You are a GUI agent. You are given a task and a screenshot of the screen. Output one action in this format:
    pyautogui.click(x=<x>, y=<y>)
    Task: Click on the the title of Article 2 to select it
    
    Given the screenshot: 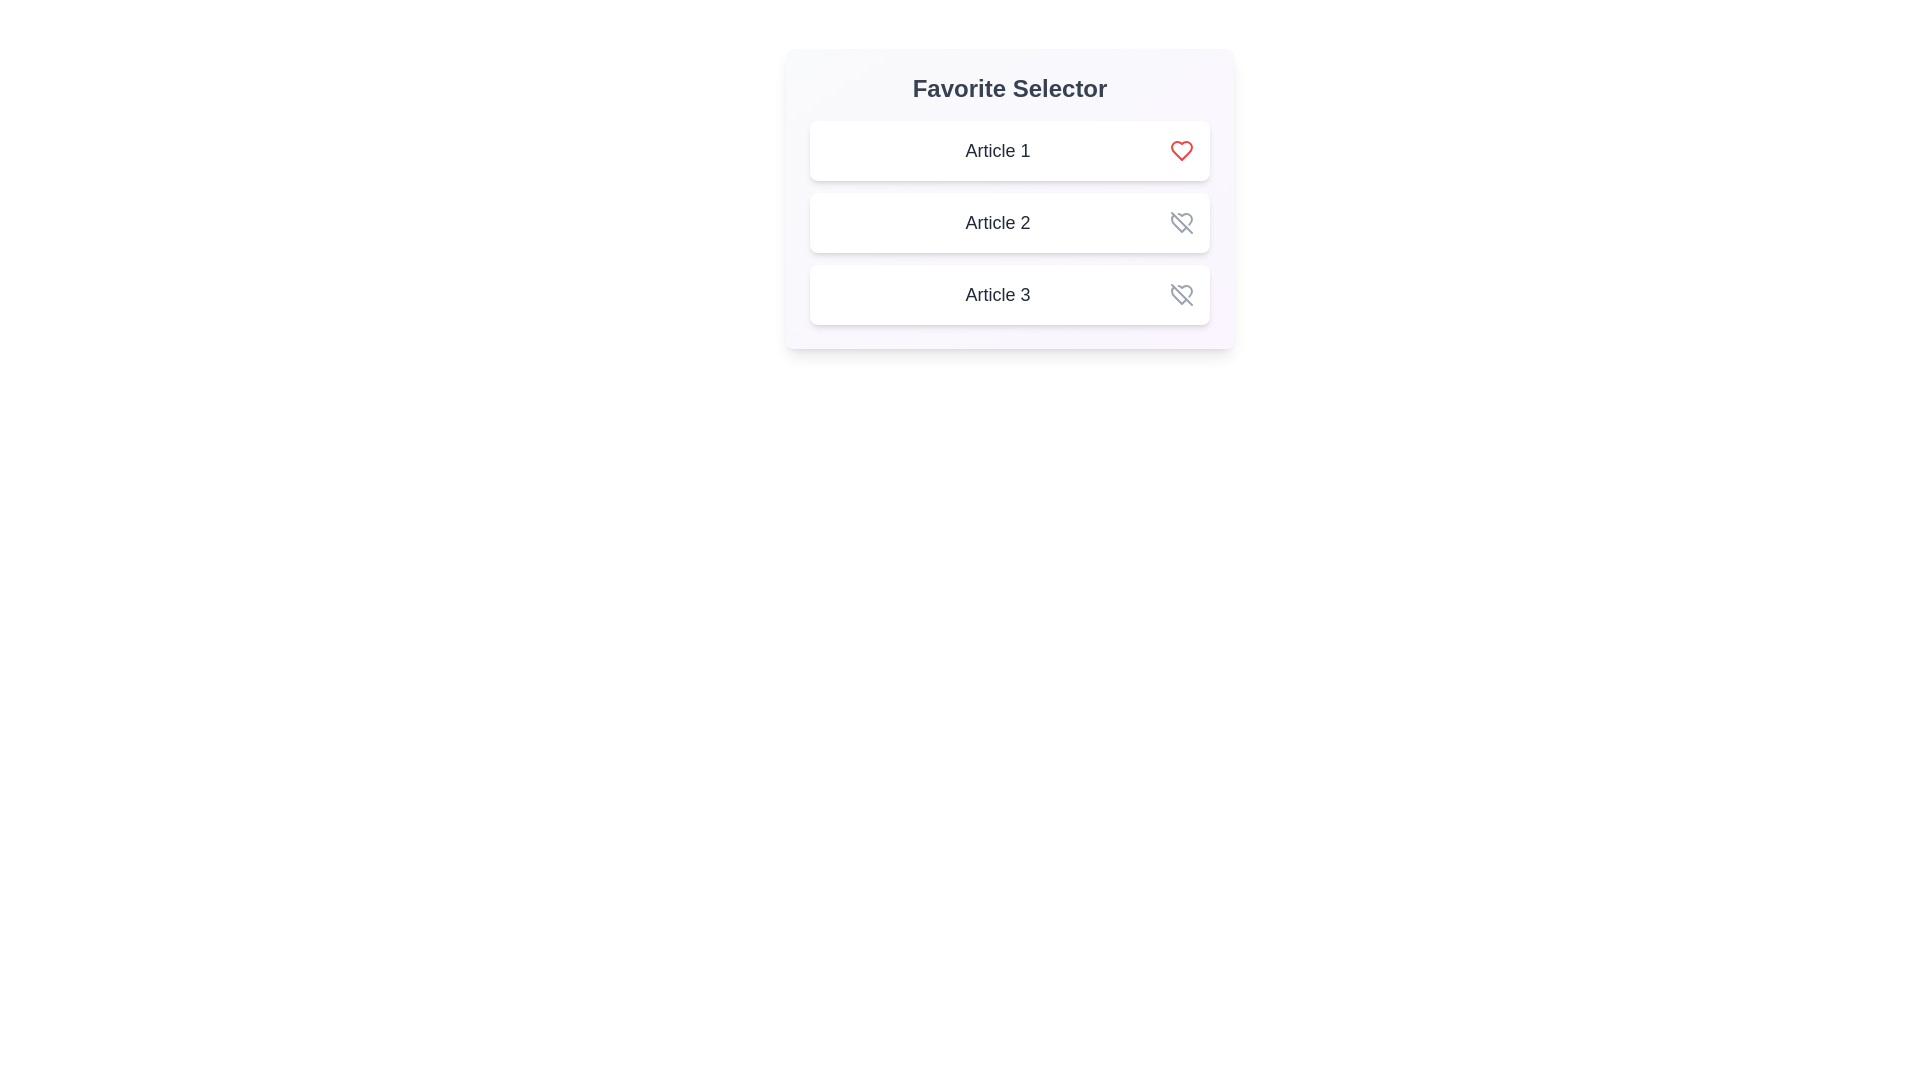 What is the action you would take?
    pyautogui.click(x=998, y=223)
    